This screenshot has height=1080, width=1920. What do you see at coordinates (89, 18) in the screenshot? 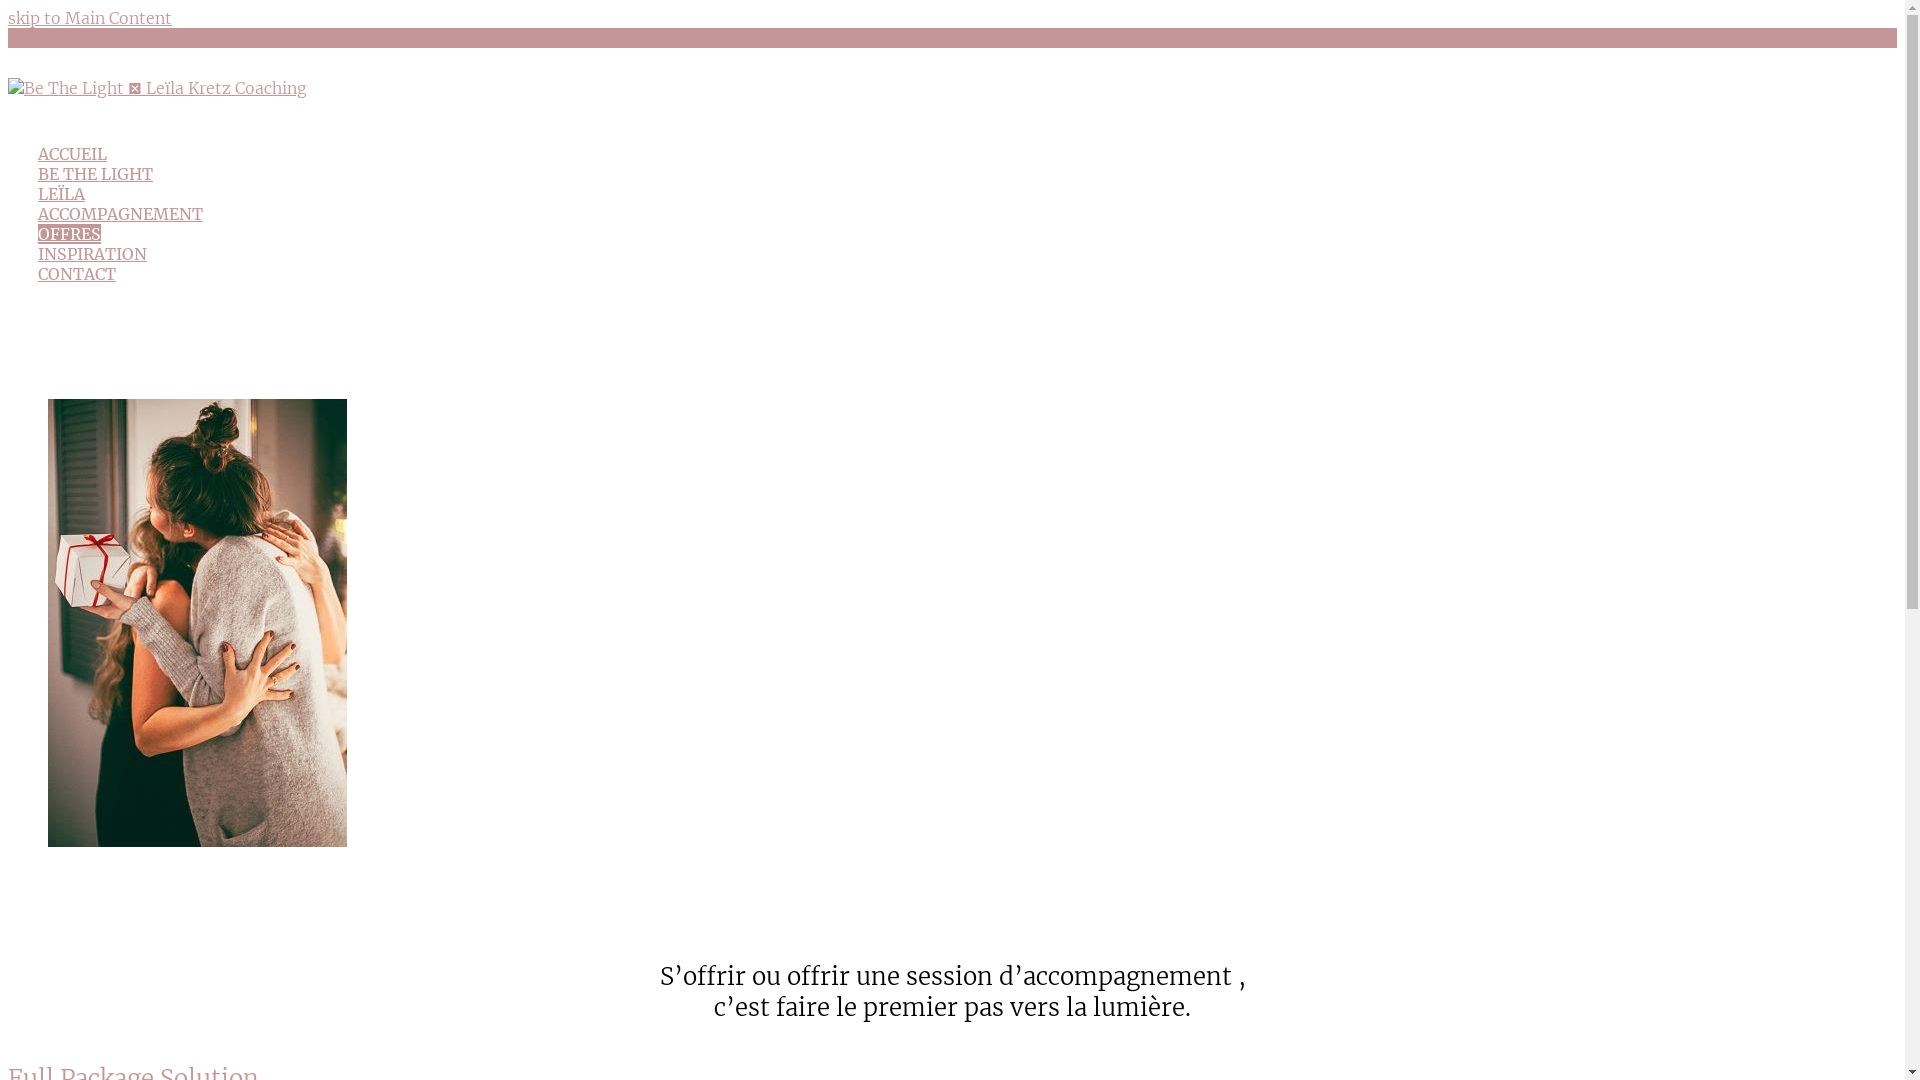
I see `'skip to Main Content'` at bounding box center [89, 18].